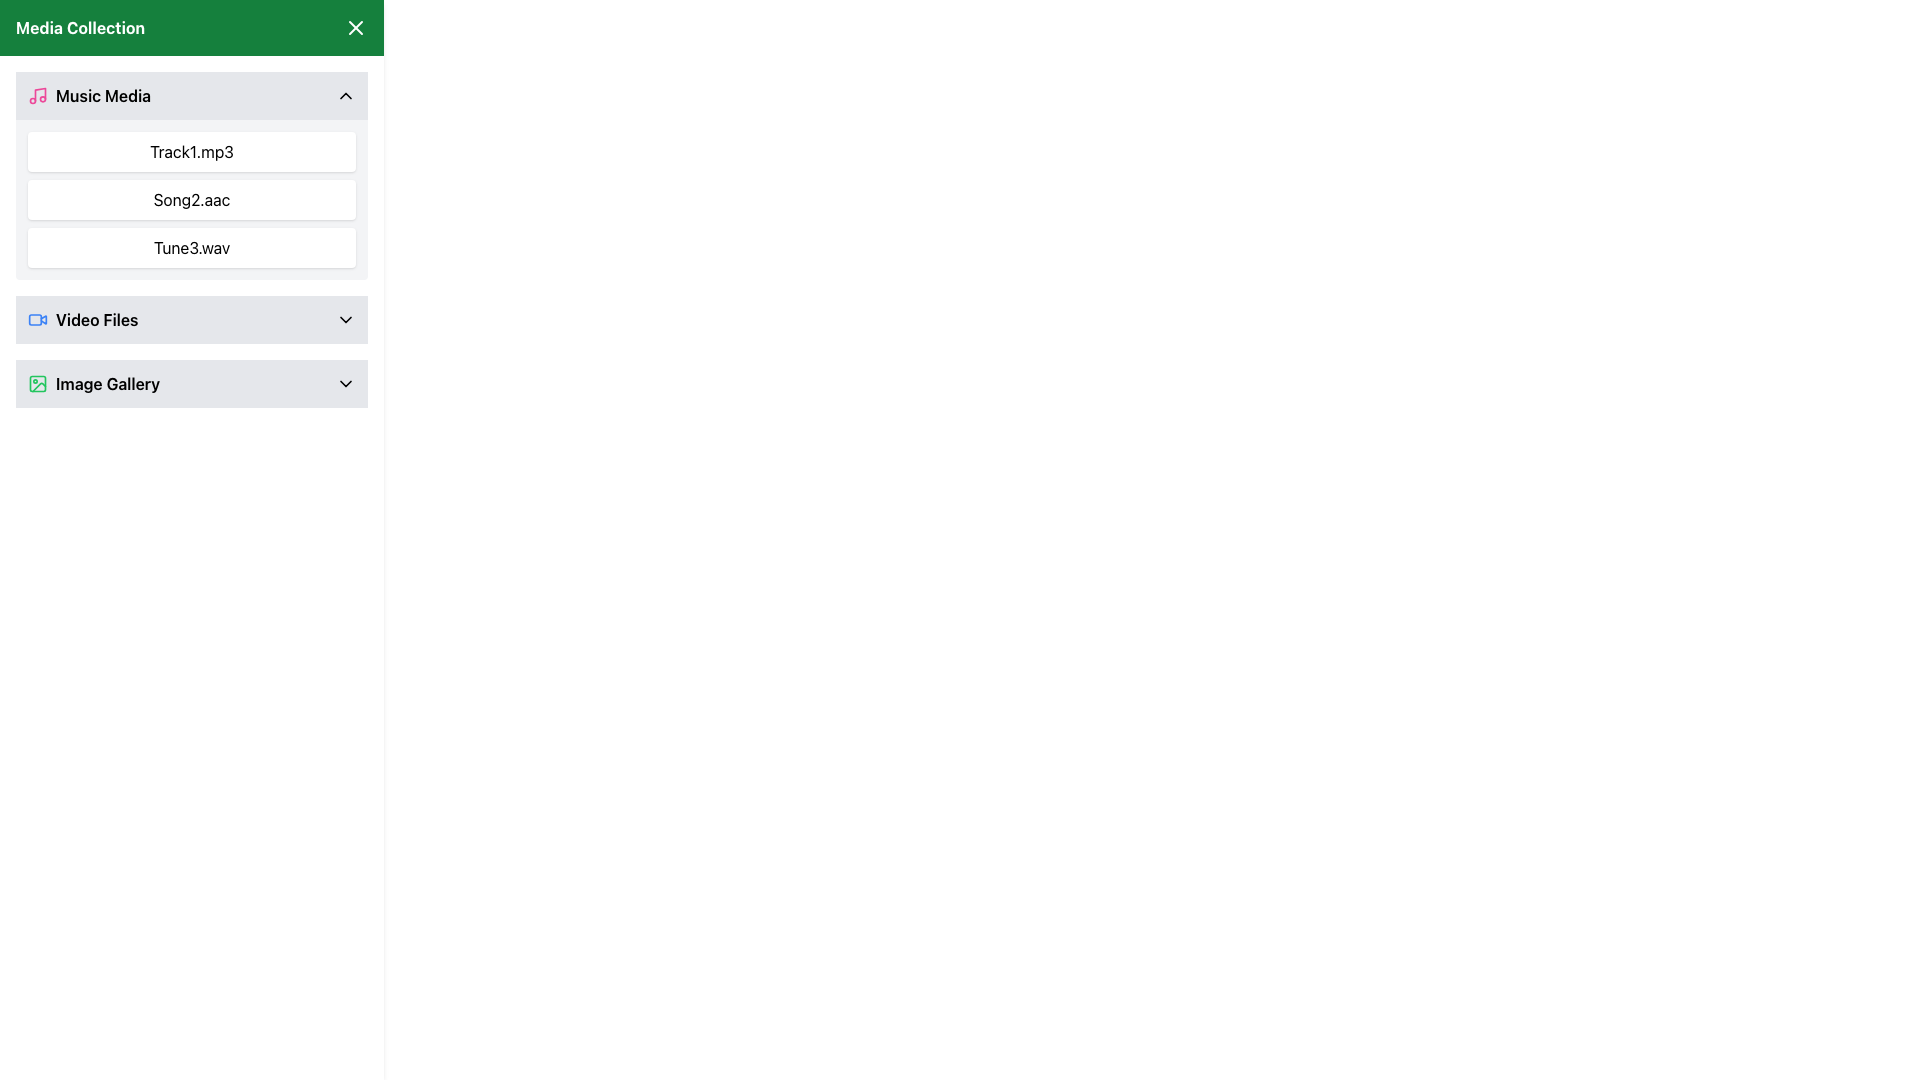 This screenshot has height=1080, width=1920. What do you see at coordinates (192, 200) in the screenshot?
I see `on the second item in the 'Music Media' list of the 'Media Collection' panel` at bounding box center [192, 200].